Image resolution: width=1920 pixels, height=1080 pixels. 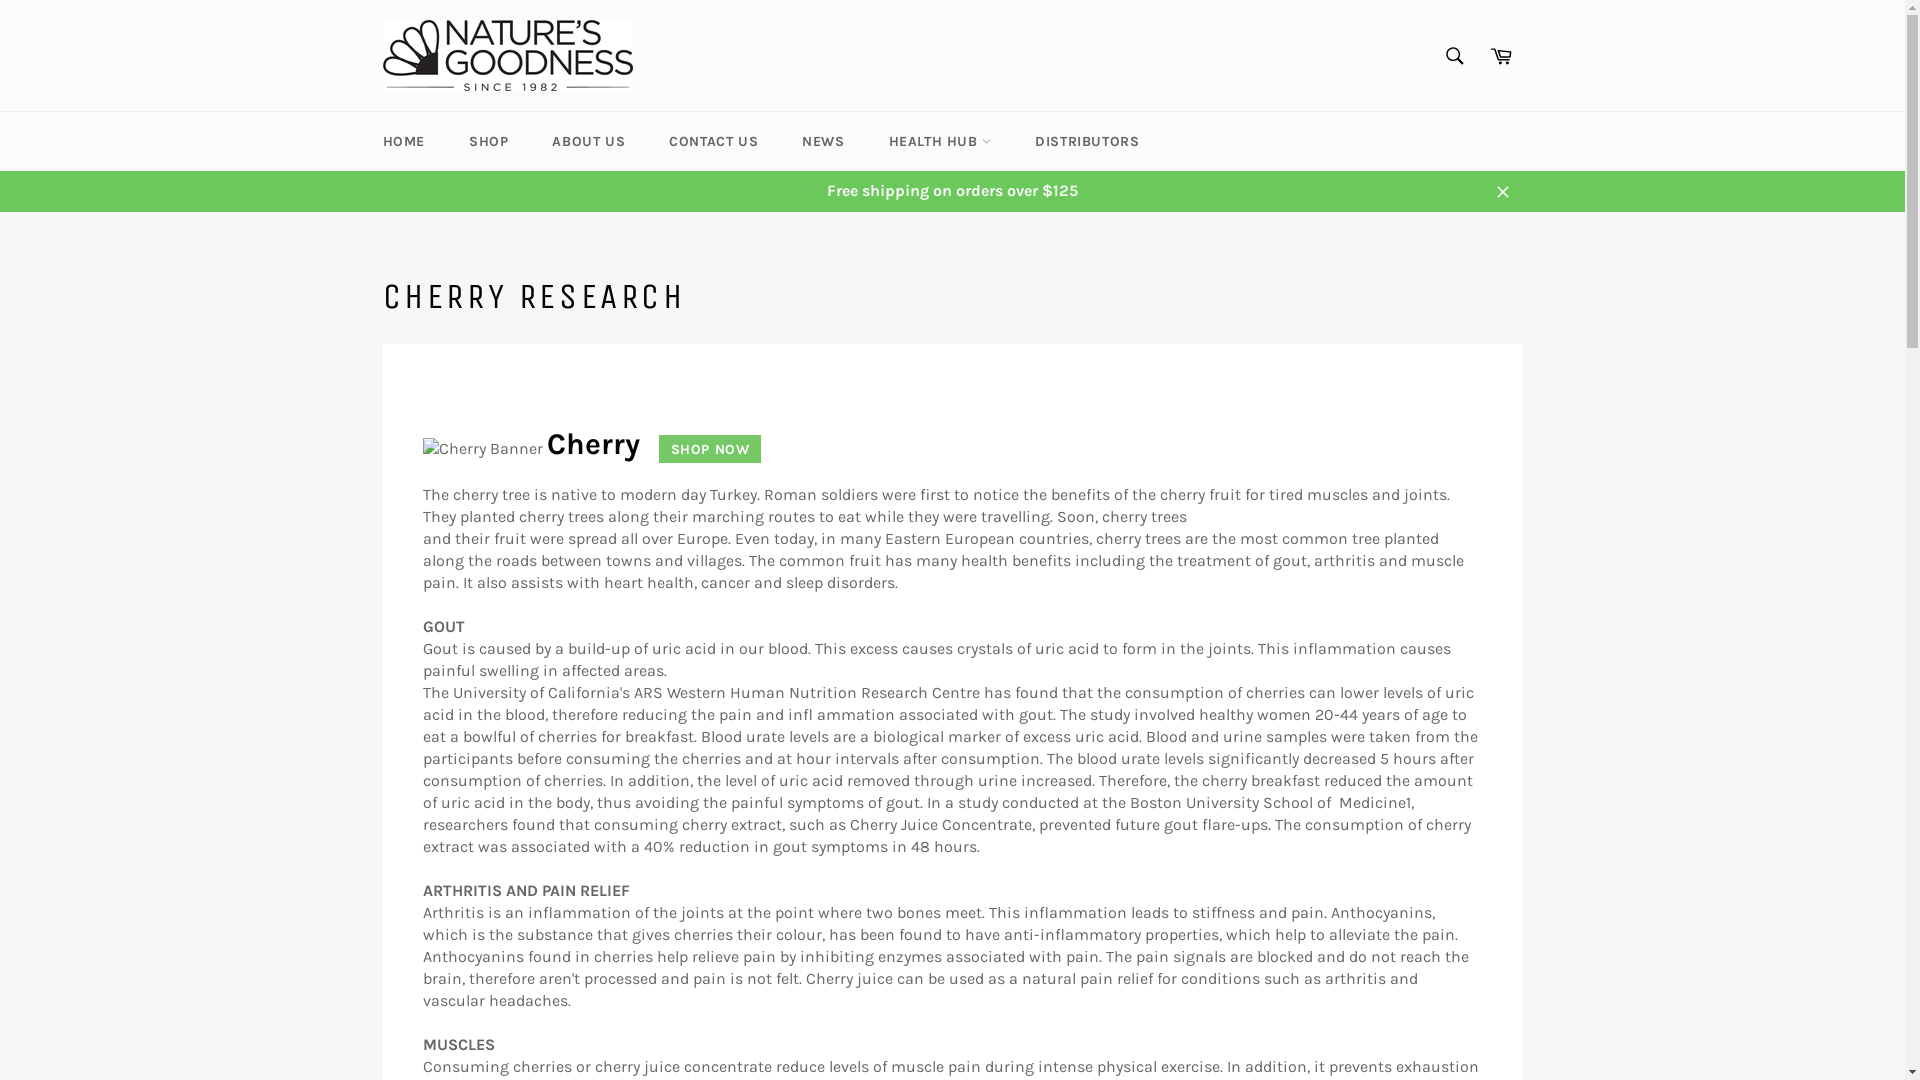 What do you see at coordinates (402, 140) in the screenshot?
I see `'HOME'` at bounding box center [402, 140].